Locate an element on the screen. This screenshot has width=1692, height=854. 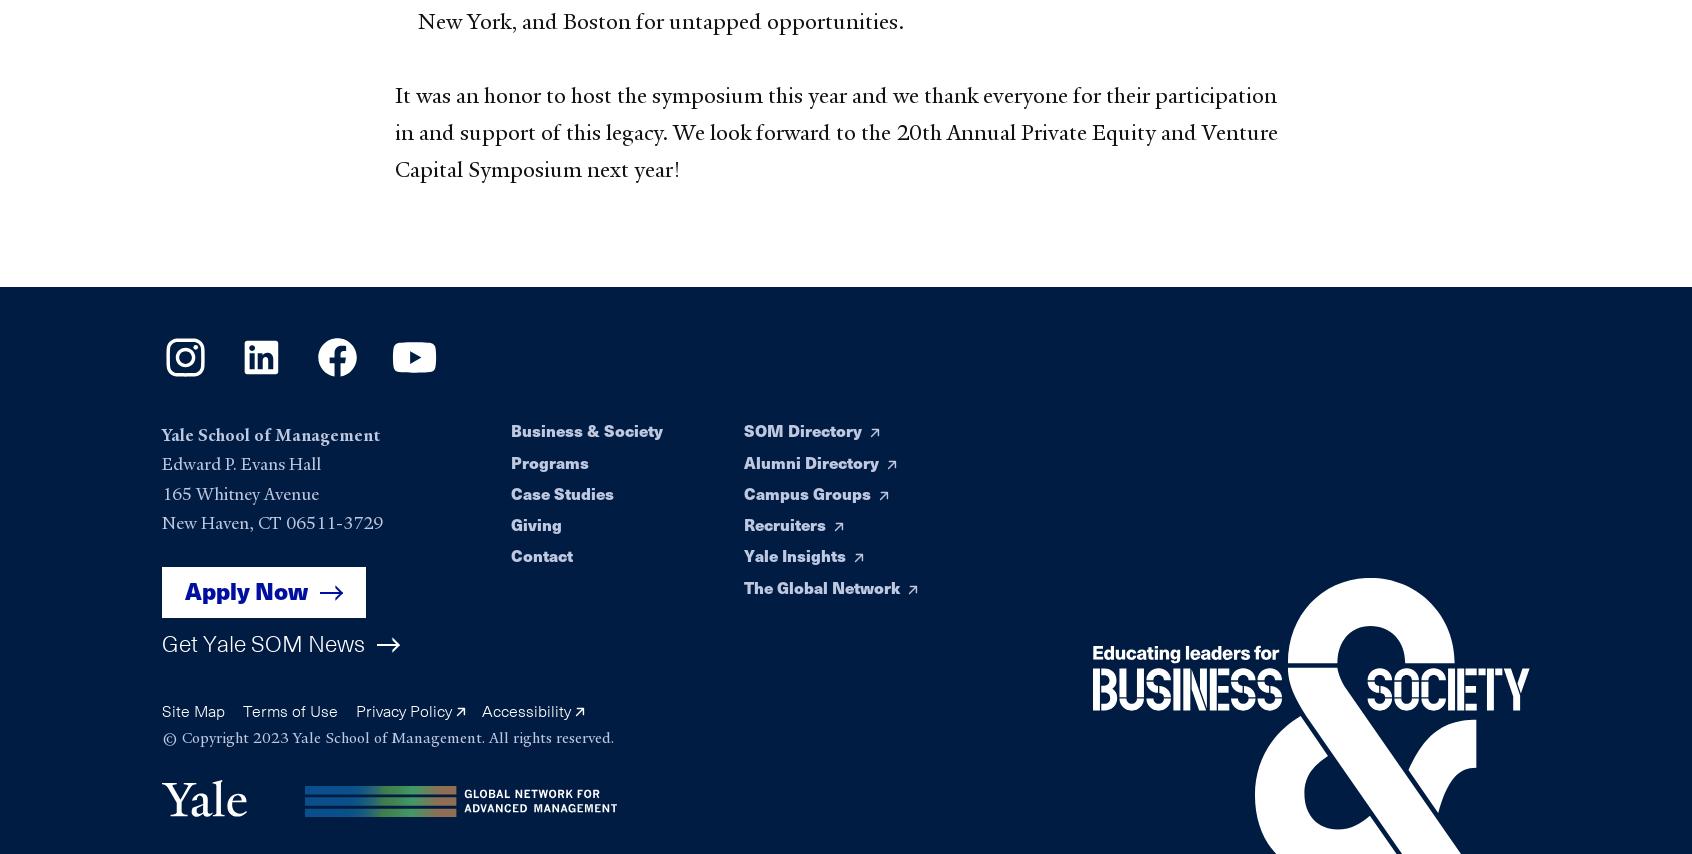
'Site Map' is located at coordinates (192, 710).